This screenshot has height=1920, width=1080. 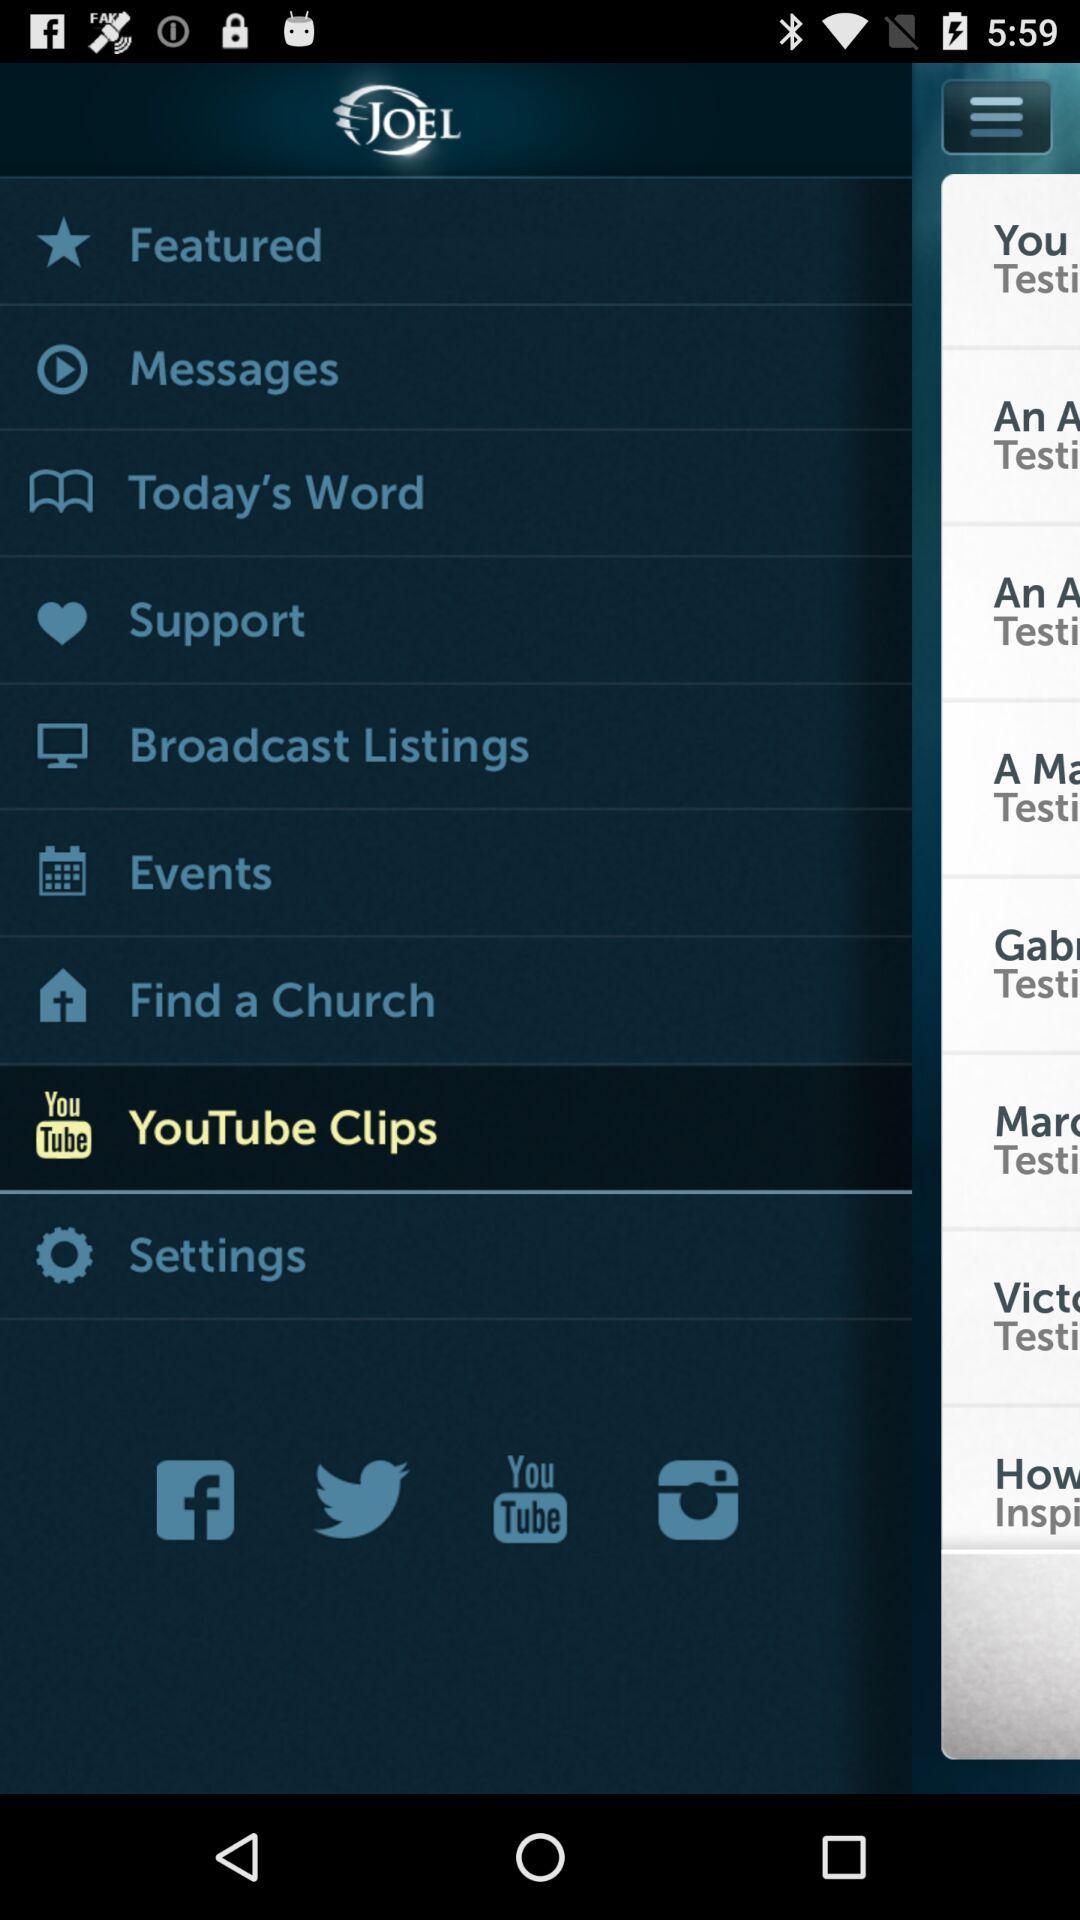 What do you see at coordinates (455, 1002) in the screenshot?
I see `find a church` at bounding box center [455, 1002].